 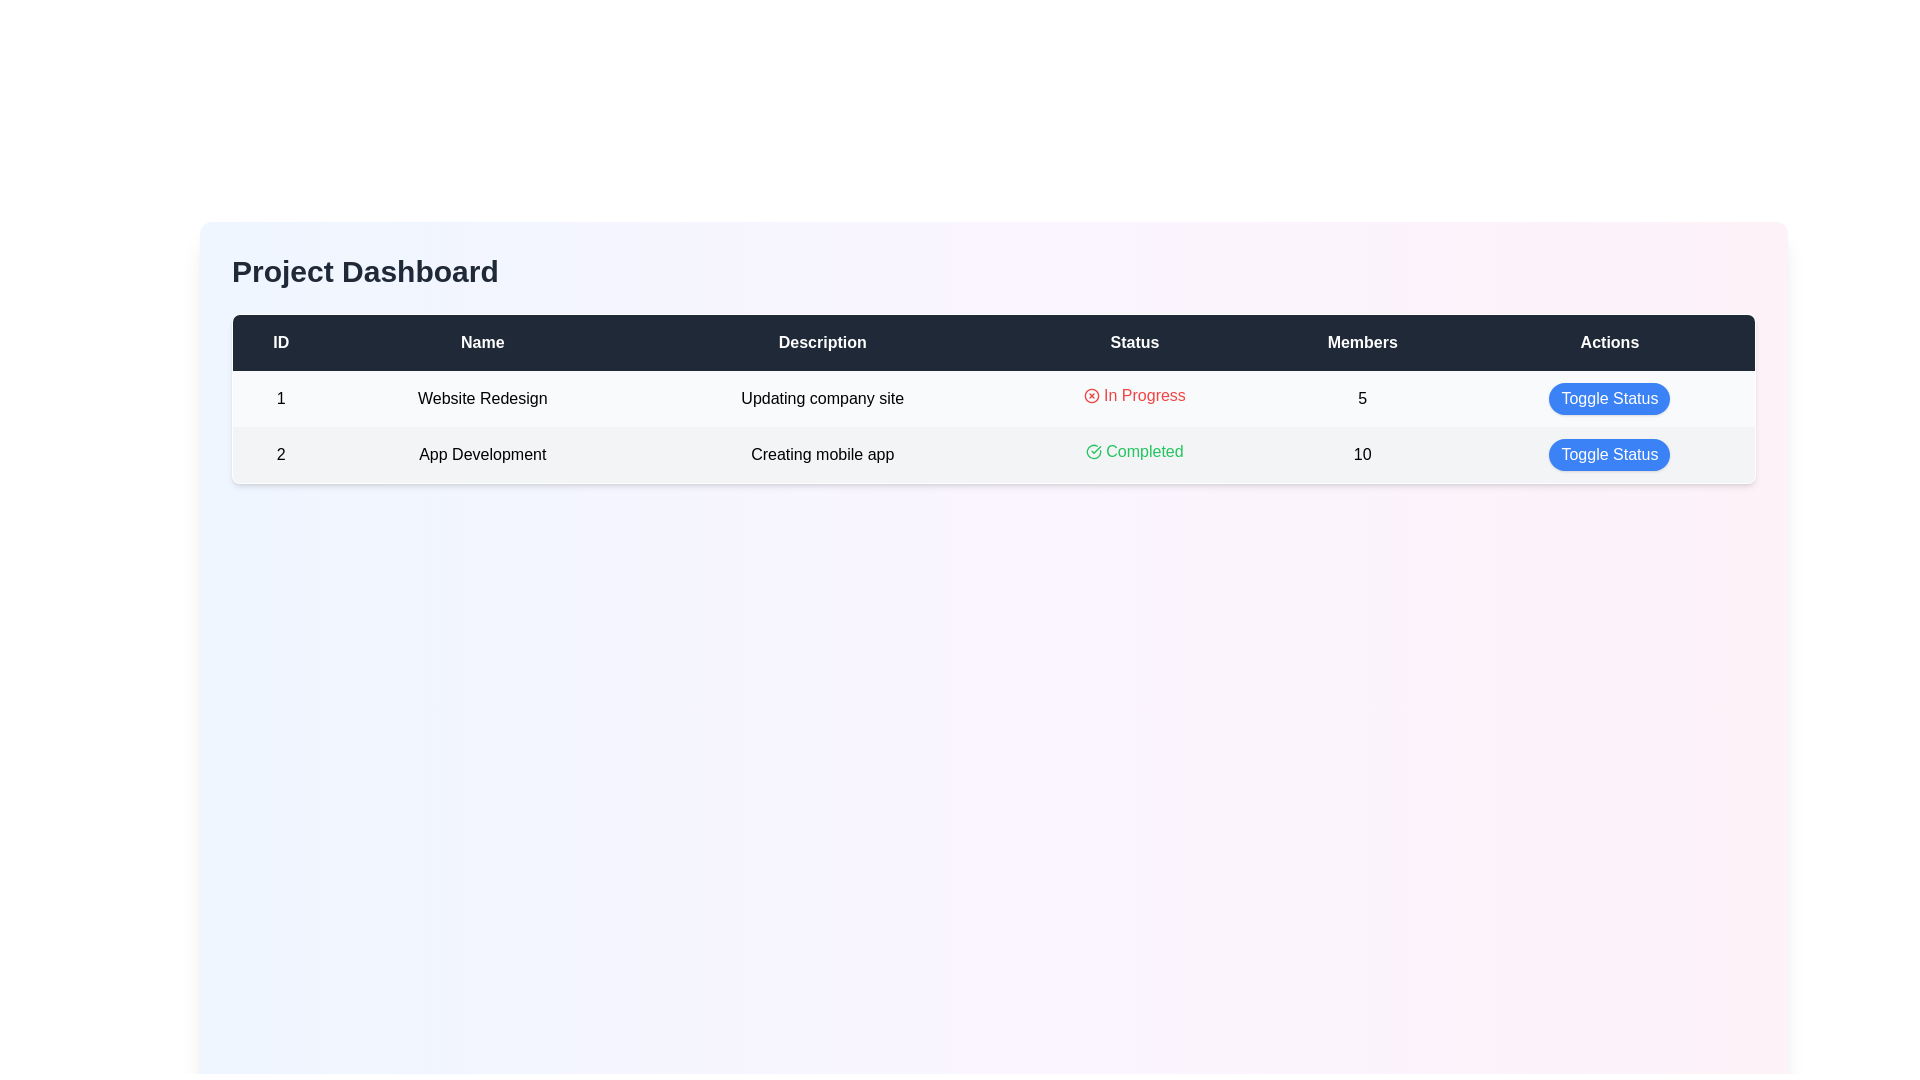 I want to click on the text label displaying the member count for the project in the fifth column of the first row, located between the 'Status' and 'Actions' columns, so click(x=1361, y=398).